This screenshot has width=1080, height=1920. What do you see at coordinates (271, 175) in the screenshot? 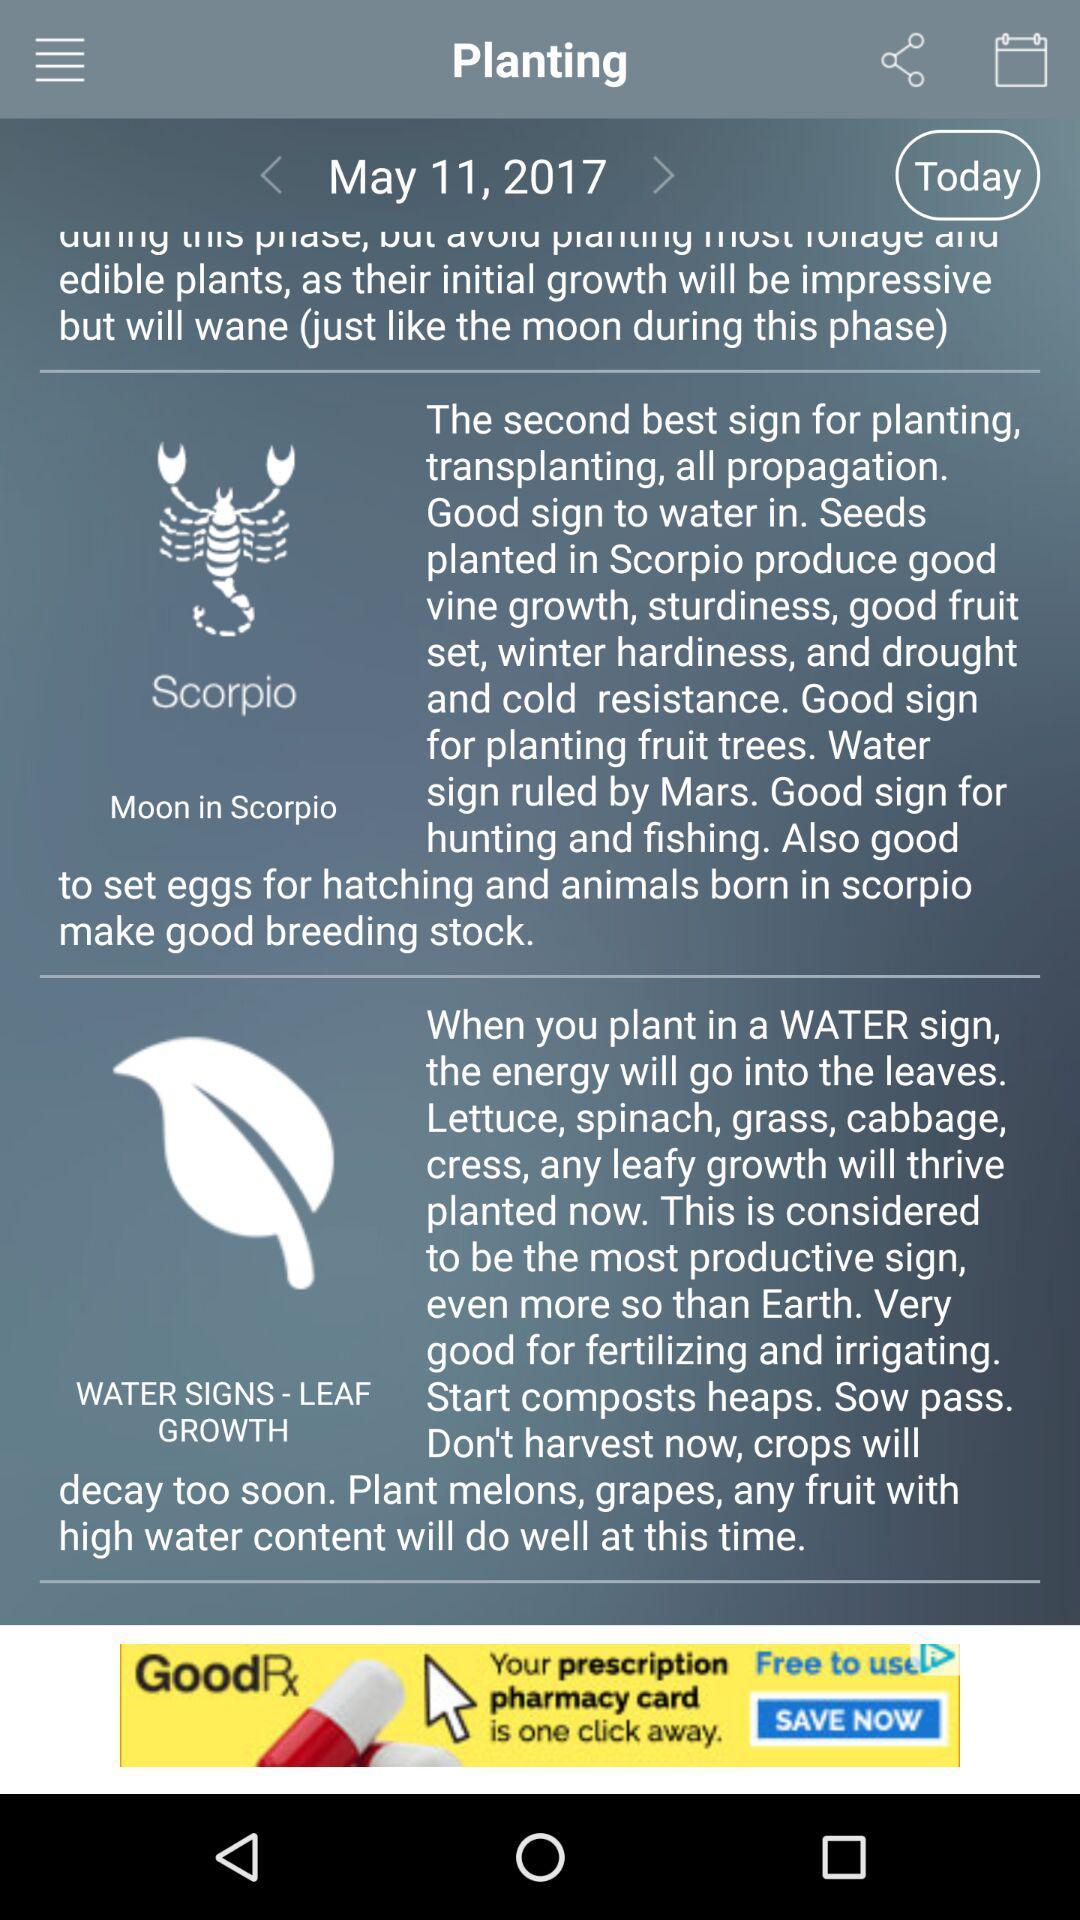
I see `previous calendar page` at bounding box center [271, 175].